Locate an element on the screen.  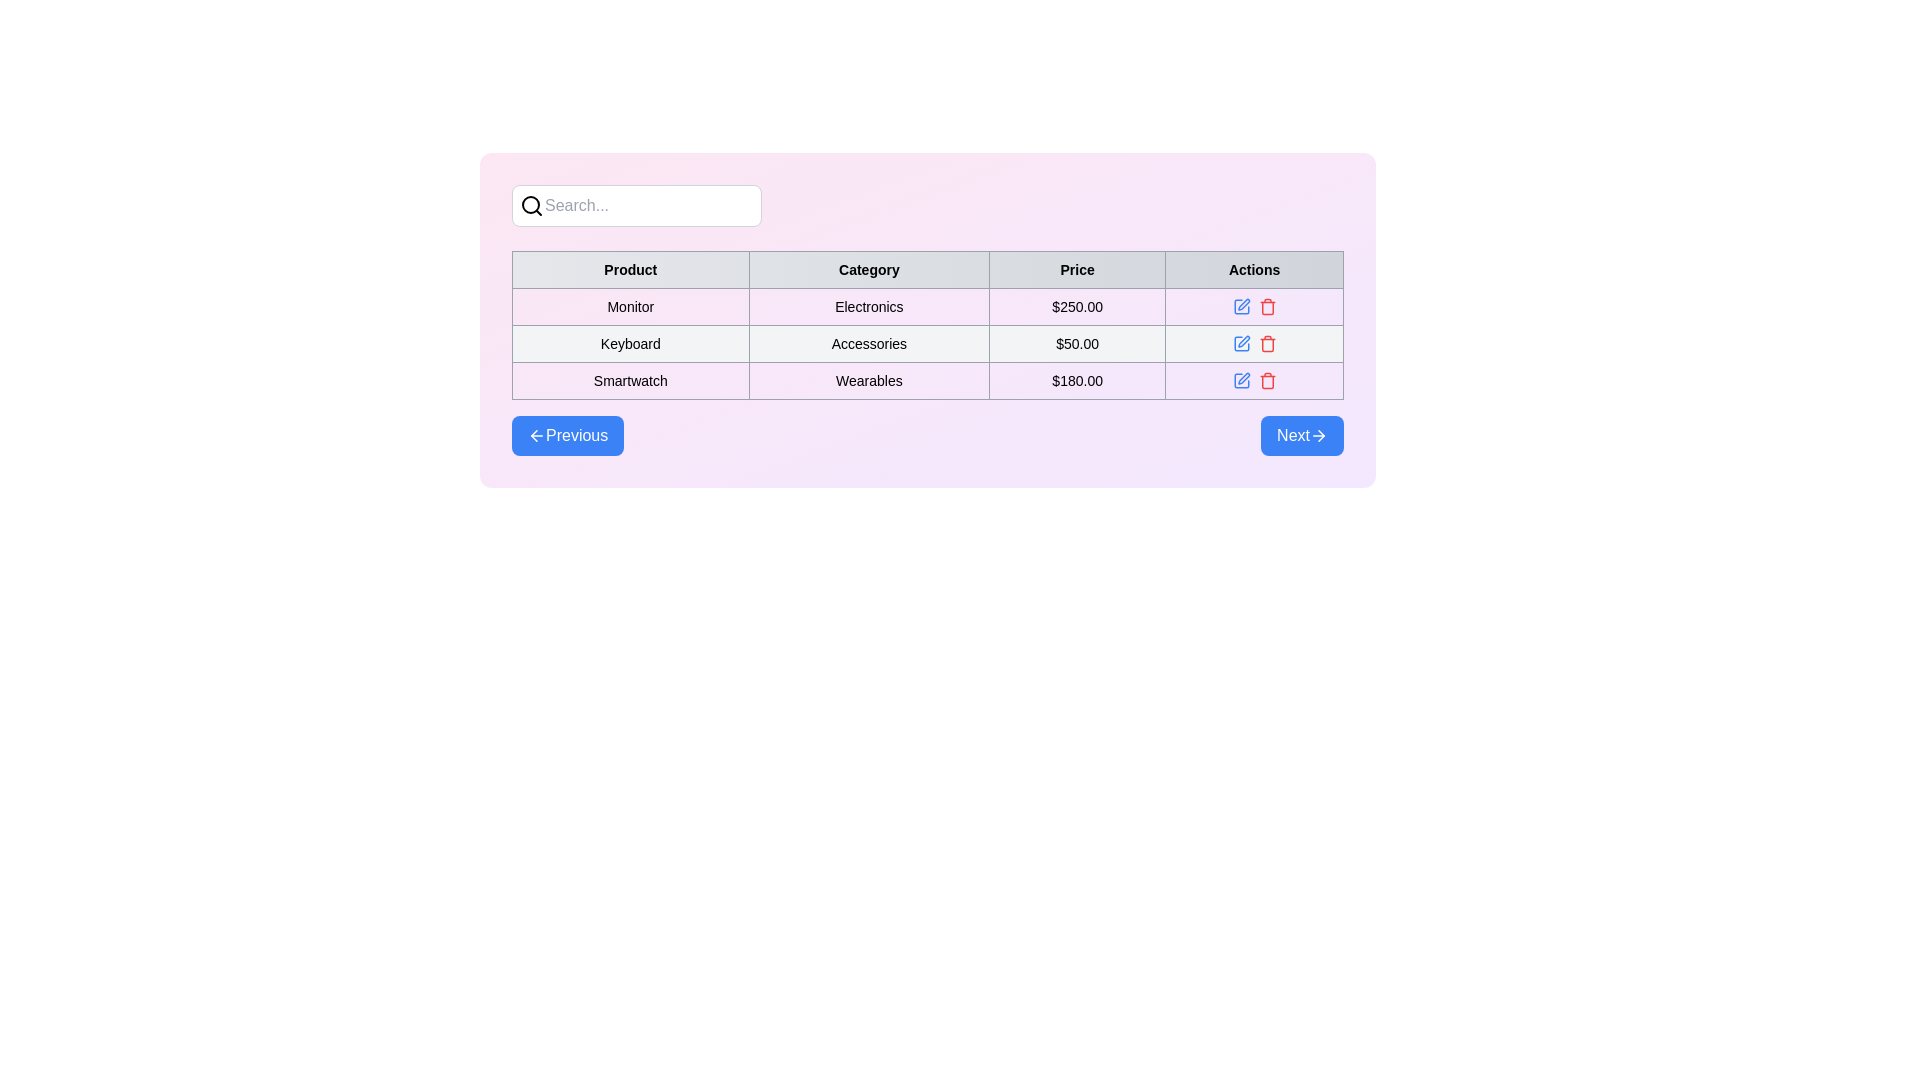
the Table Header Cell that serves as the header for the 'Product' column, located at the top-left corner of the table is located at coordinates (629, 270).